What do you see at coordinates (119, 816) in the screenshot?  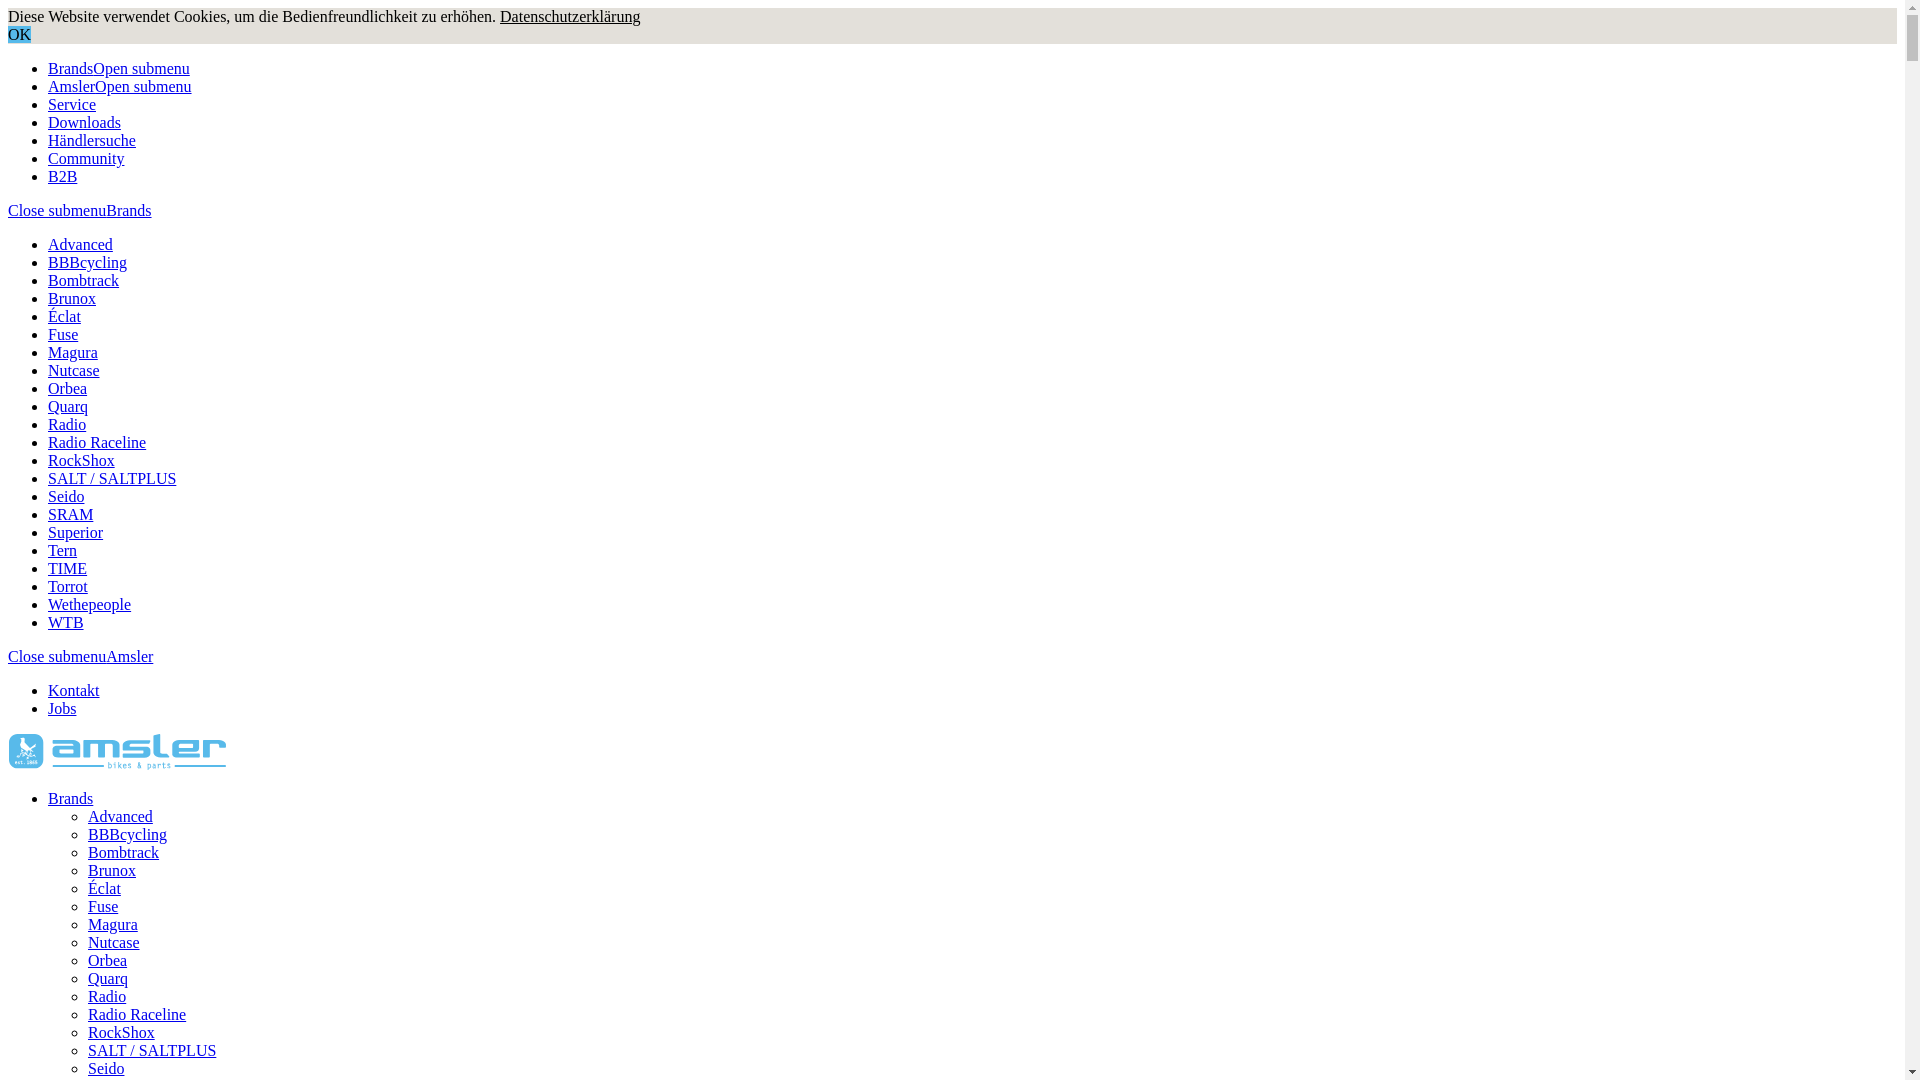 I see `'Advanced'` at bounding box center [119, 816].